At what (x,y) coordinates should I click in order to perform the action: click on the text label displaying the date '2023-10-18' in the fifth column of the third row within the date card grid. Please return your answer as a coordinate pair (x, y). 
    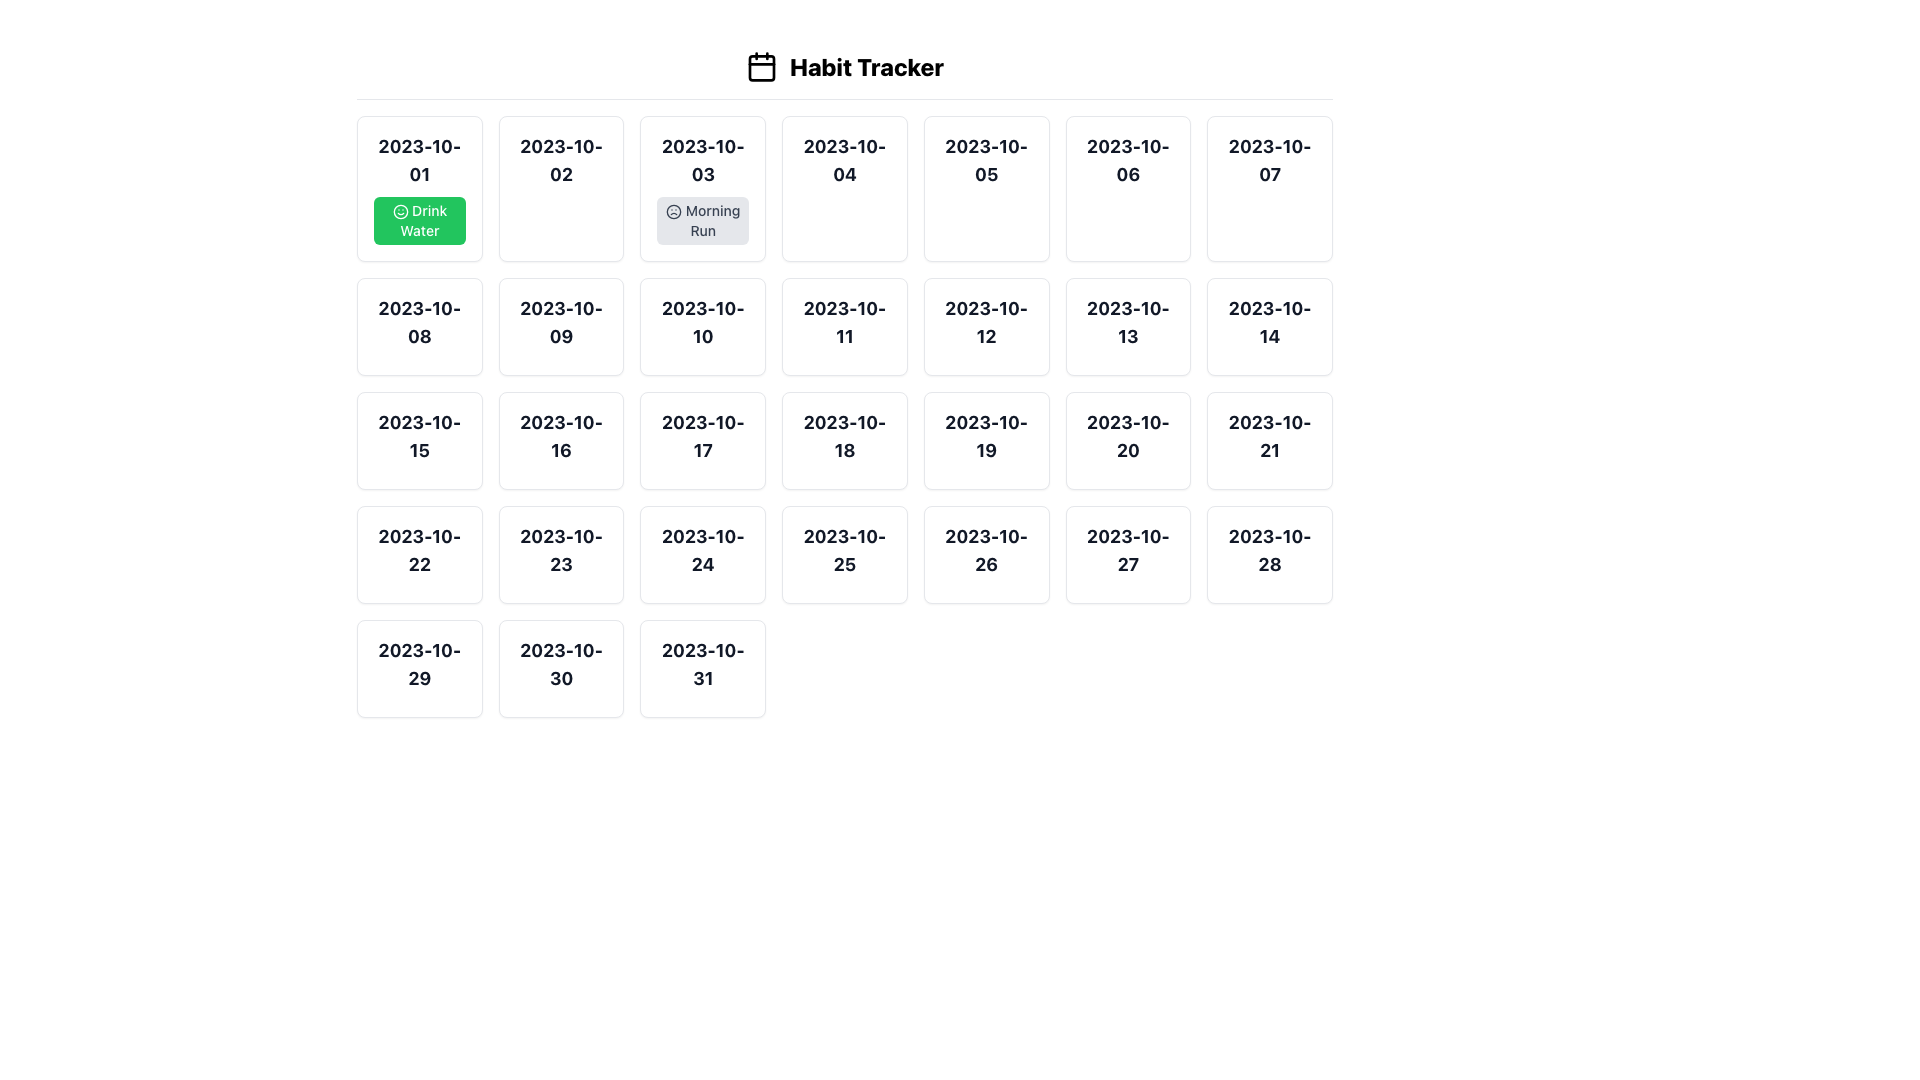
    Looking at the image, I should click on (844, 435).